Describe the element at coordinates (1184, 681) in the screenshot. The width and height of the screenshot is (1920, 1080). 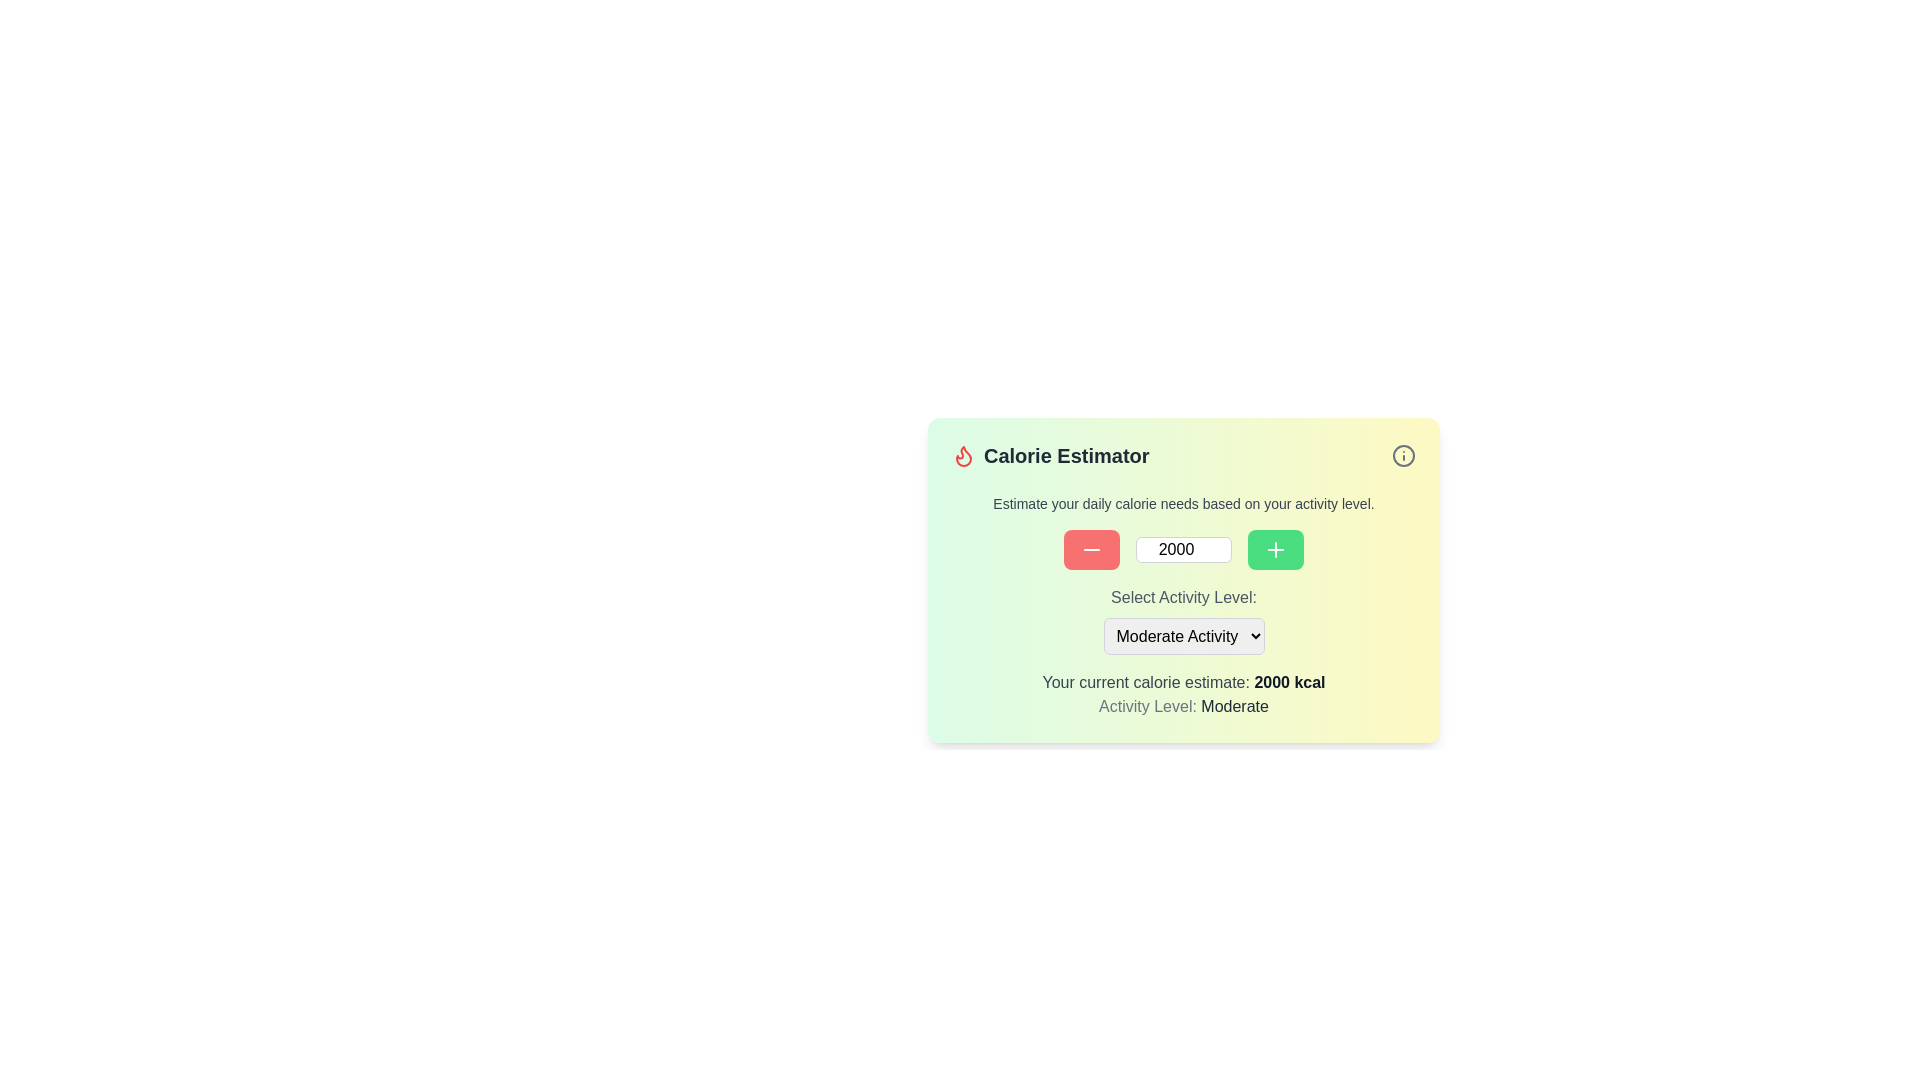
I see `the Text Display that shows 'Your current calorie estimate: 2000 kcal', which is located above the 'Activity Level: Moderate' label and below the 'Select Activity Level' dropdown` at that location.